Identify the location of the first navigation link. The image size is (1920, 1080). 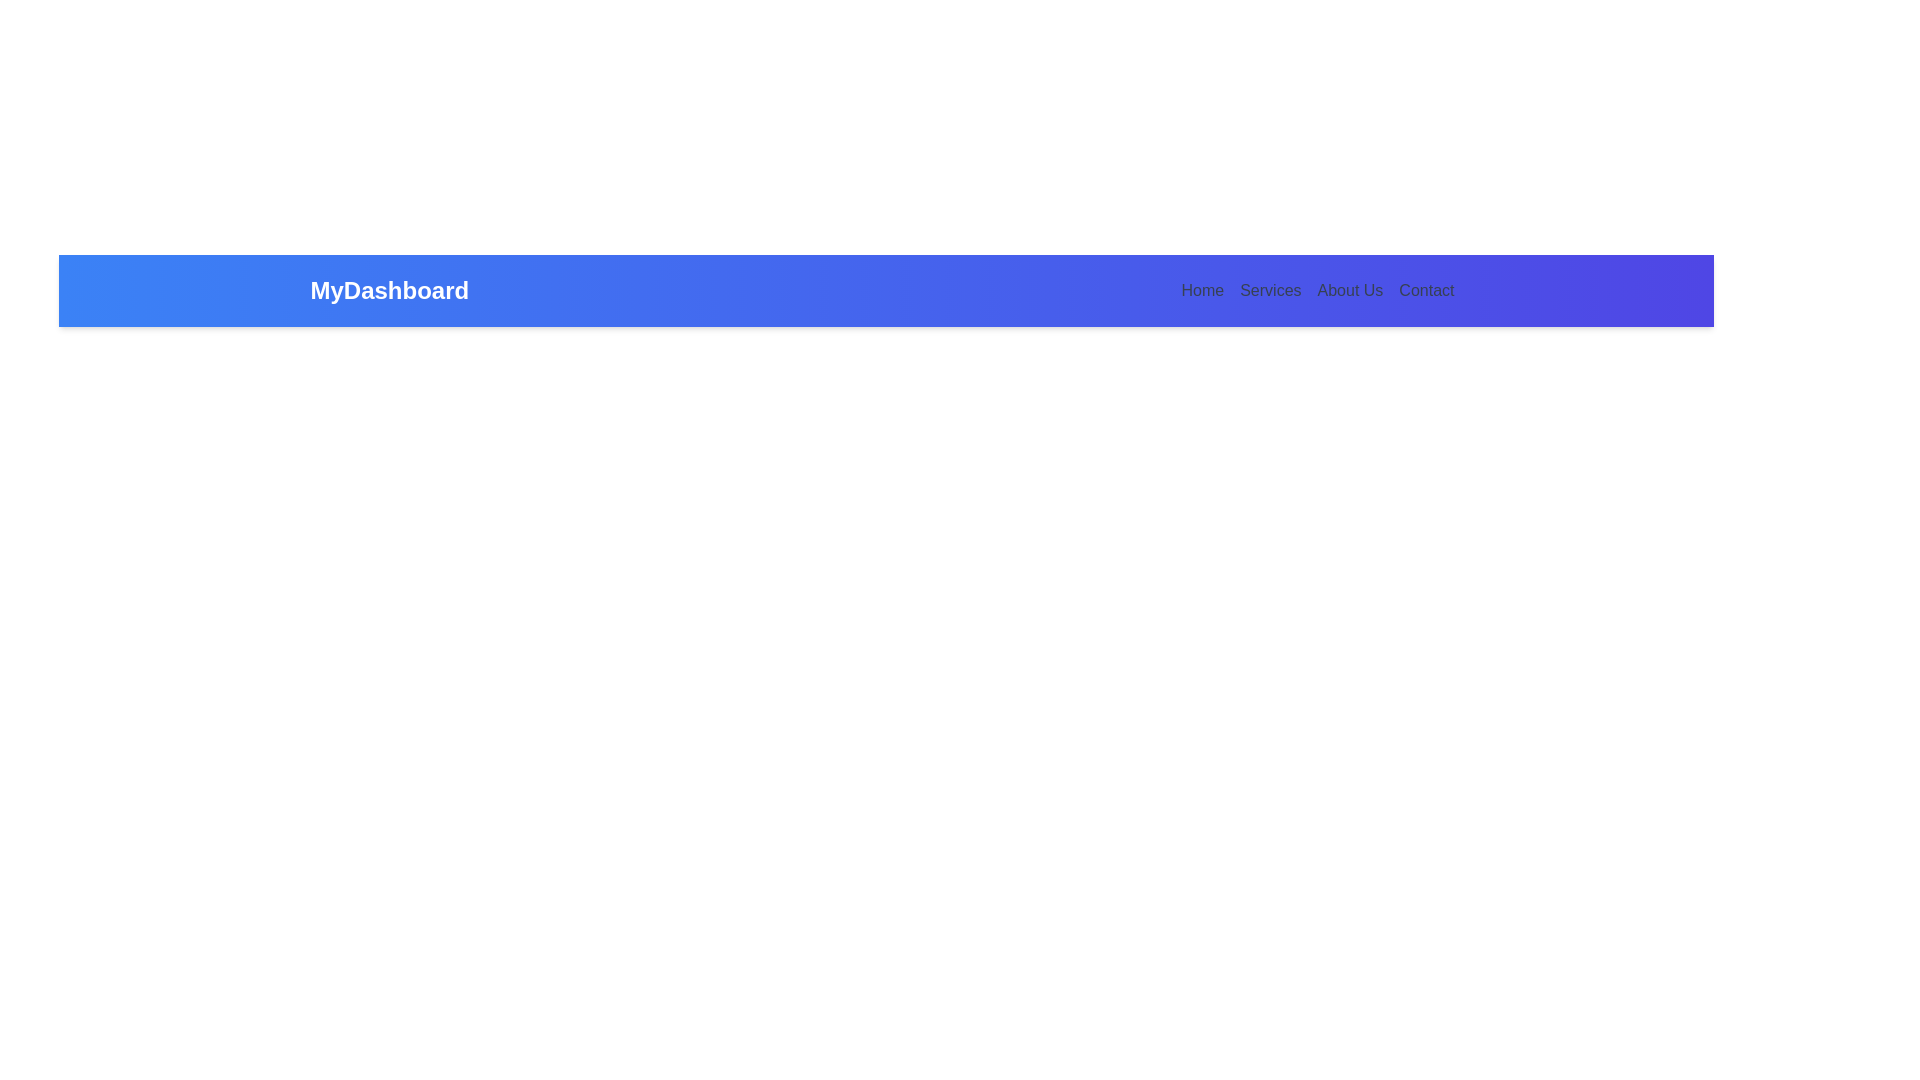
(1201, 290).